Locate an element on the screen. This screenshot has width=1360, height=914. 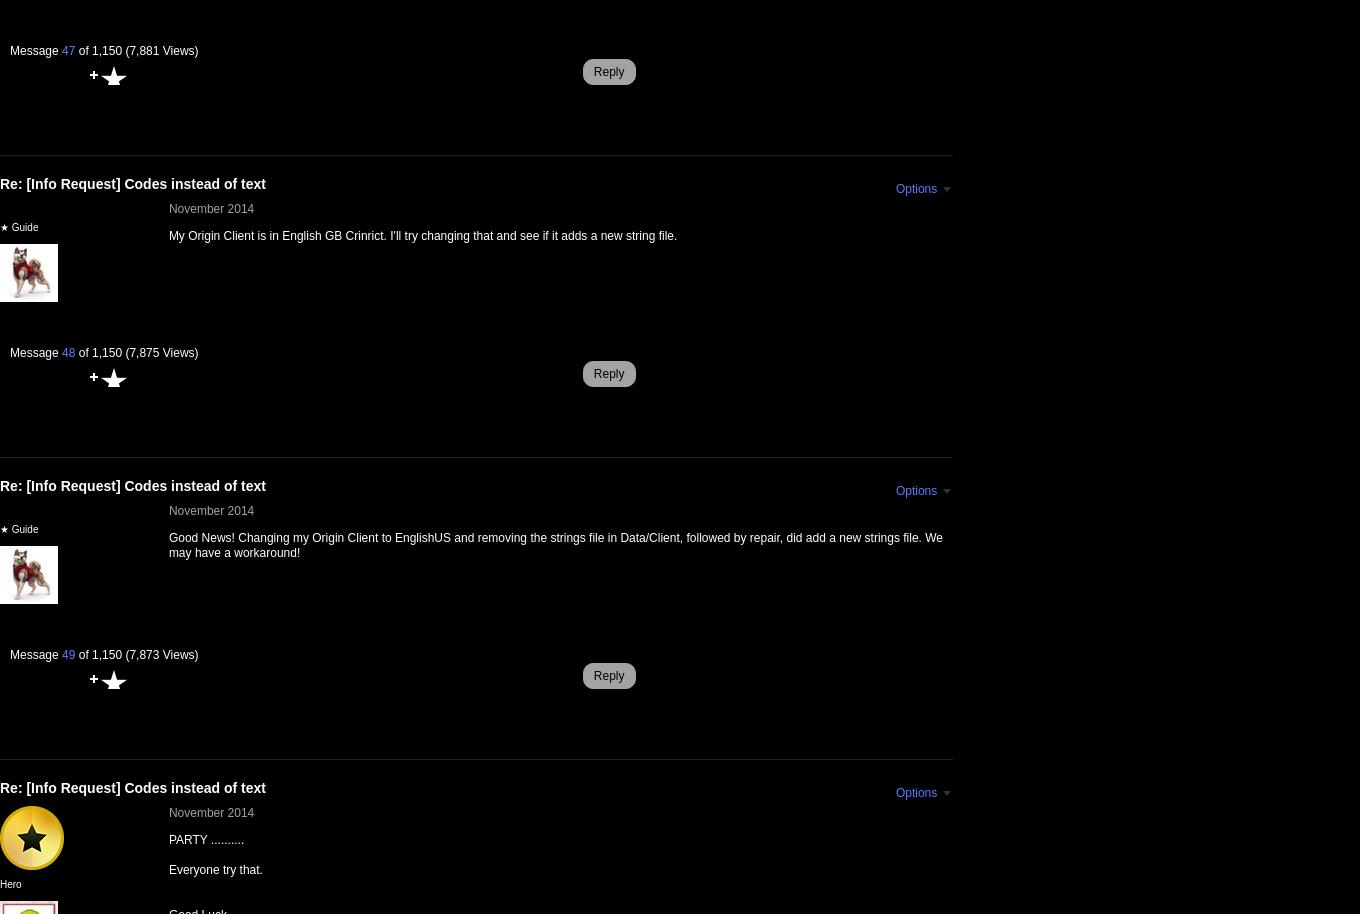
'Everyone try that.' is located at coordinates (214, 869).